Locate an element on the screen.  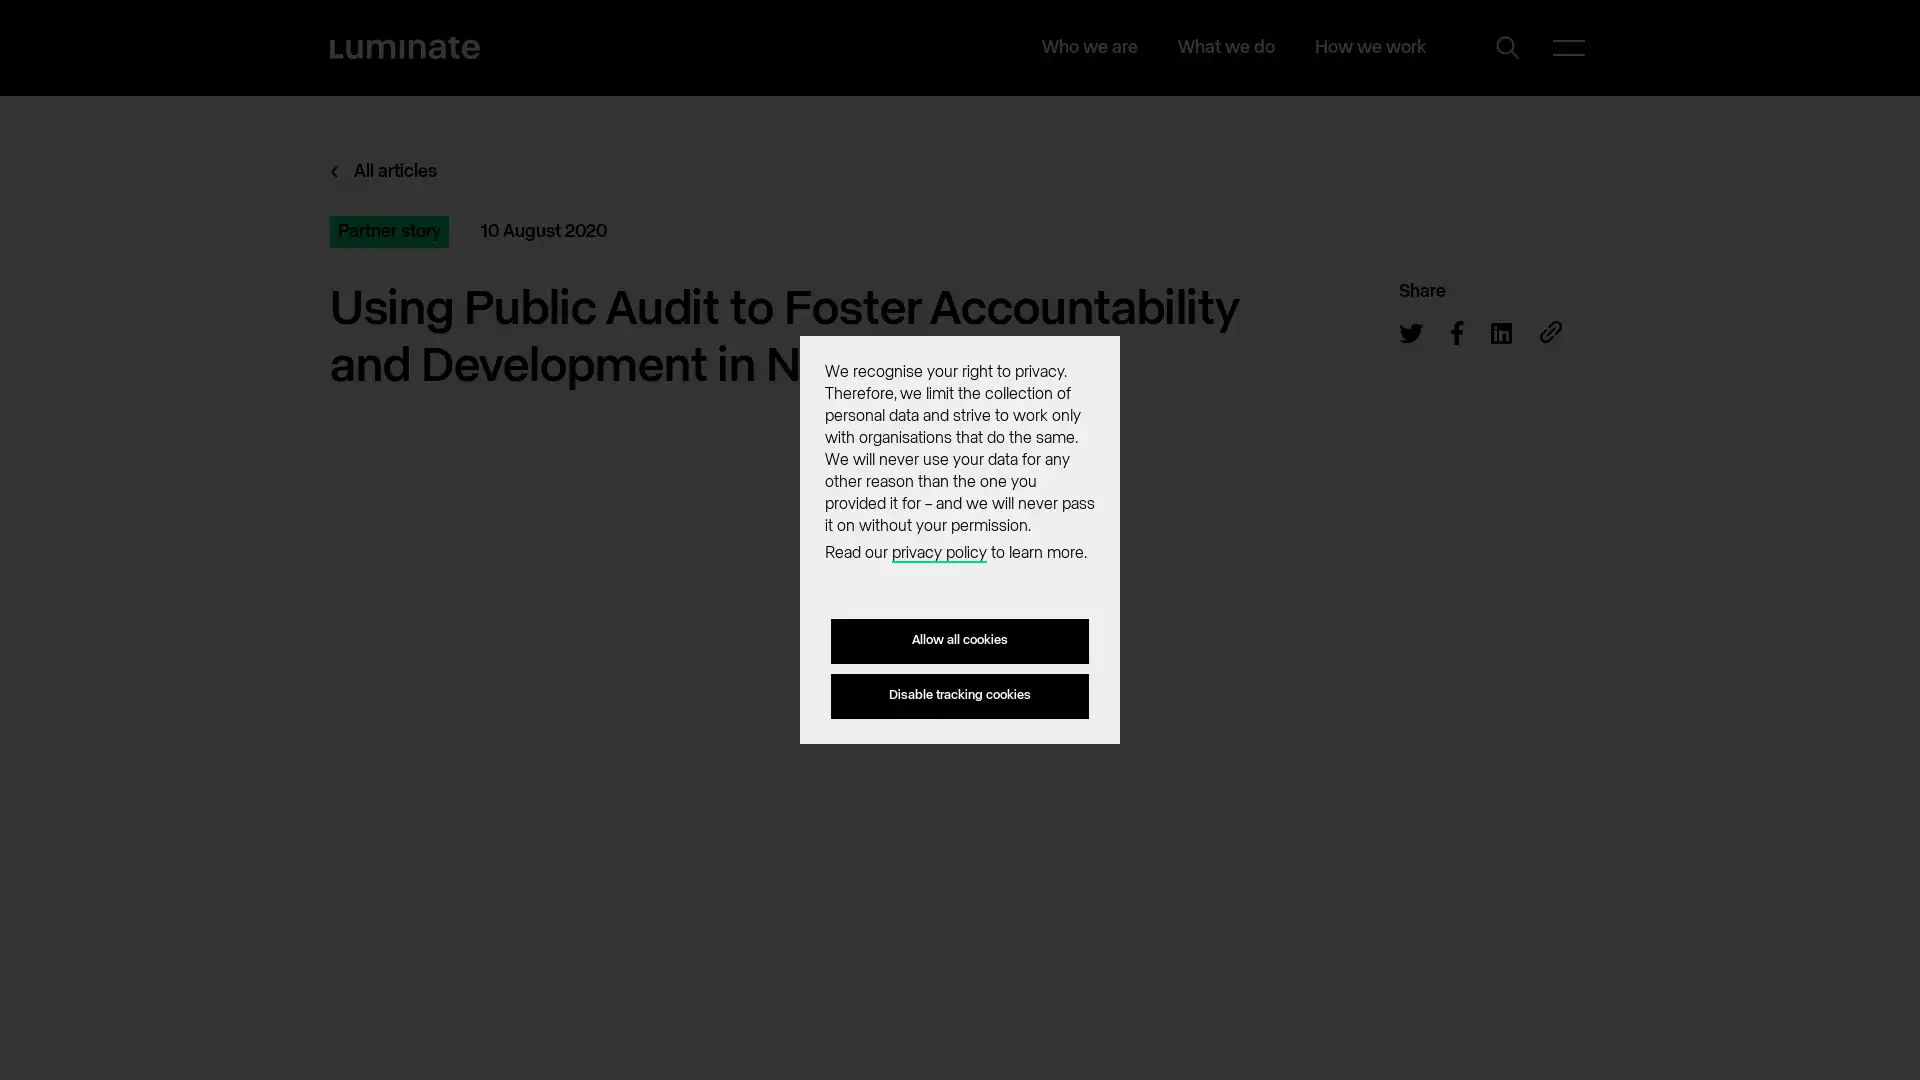
Allow all cookies is located at coordinates (960, 641).